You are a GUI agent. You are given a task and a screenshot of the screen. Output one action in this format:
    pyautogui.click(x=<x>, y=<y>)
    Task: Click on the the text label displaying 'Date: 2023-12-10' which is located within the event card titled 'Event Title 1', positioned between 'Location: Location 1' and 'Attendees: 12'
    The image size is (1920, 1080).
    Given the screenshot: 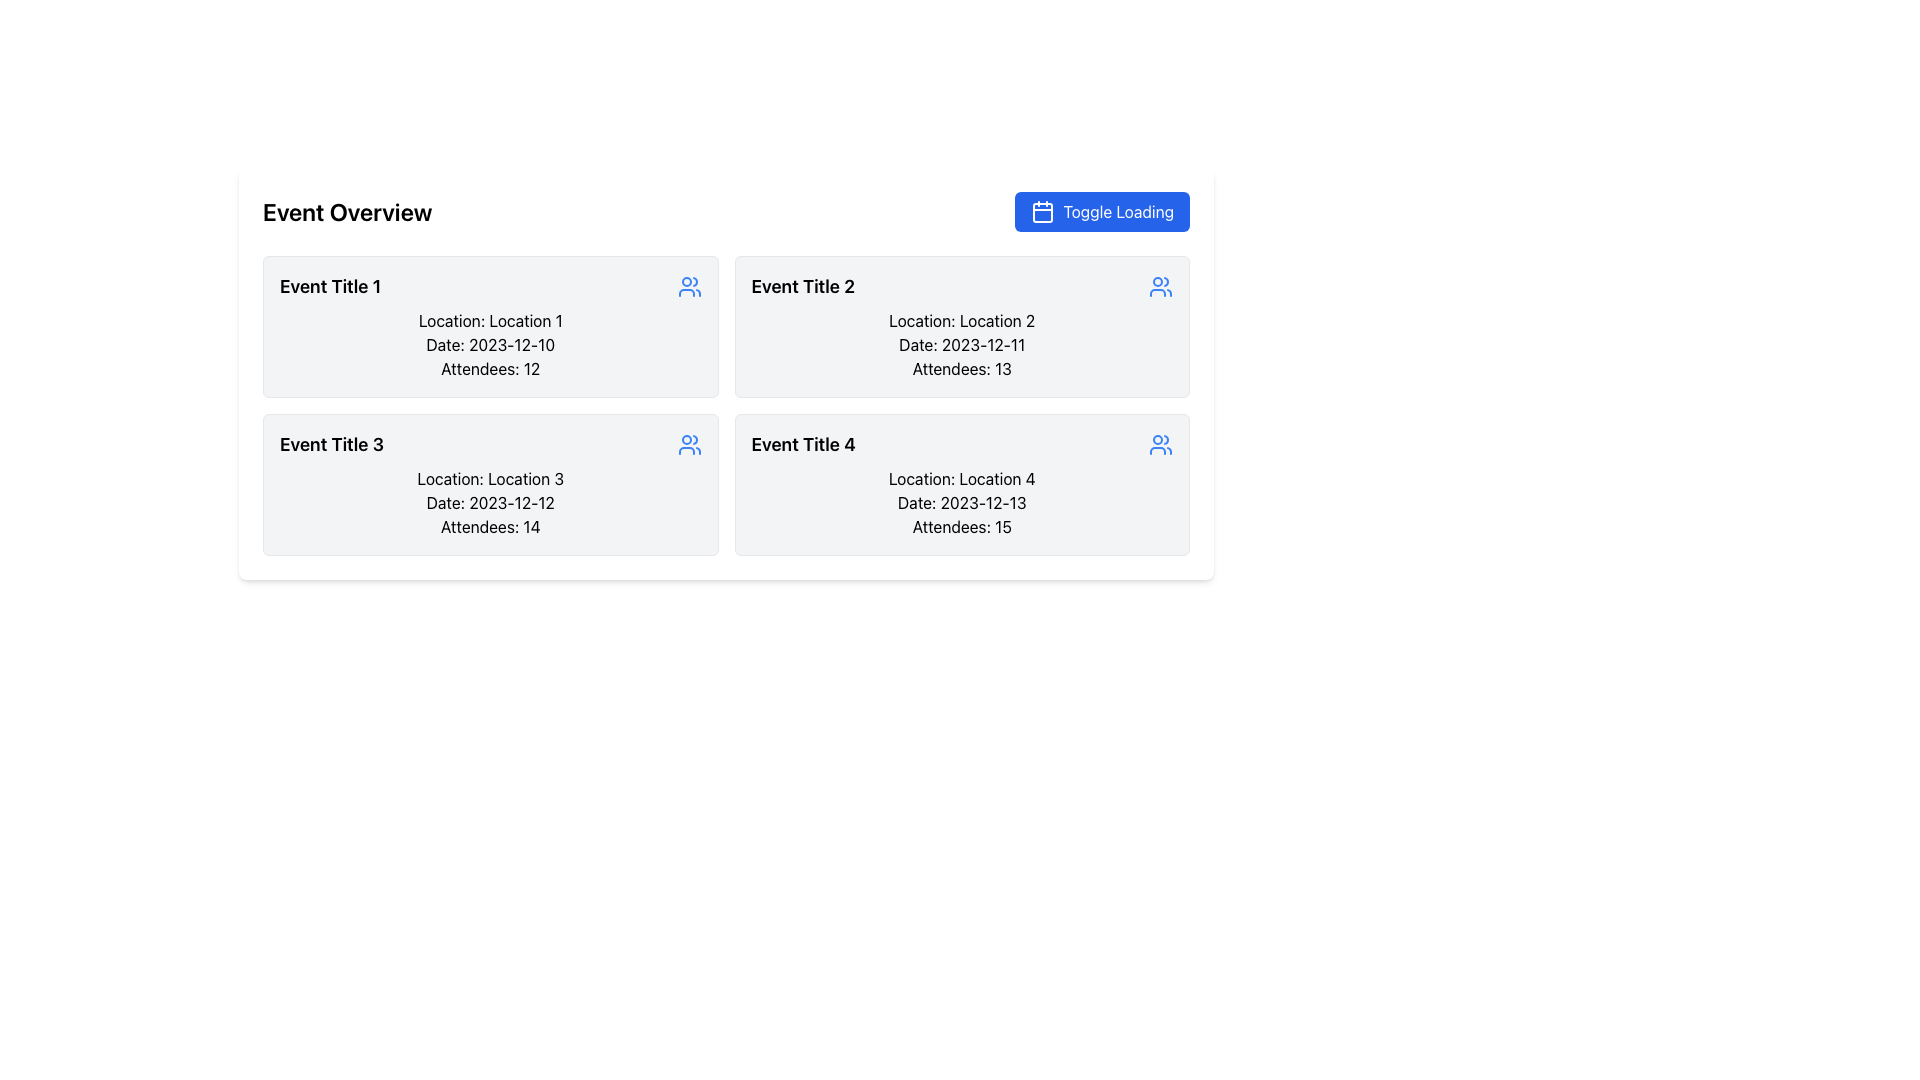 What is the action you would take?
    pyautogui.click(x=490, y=343)
    